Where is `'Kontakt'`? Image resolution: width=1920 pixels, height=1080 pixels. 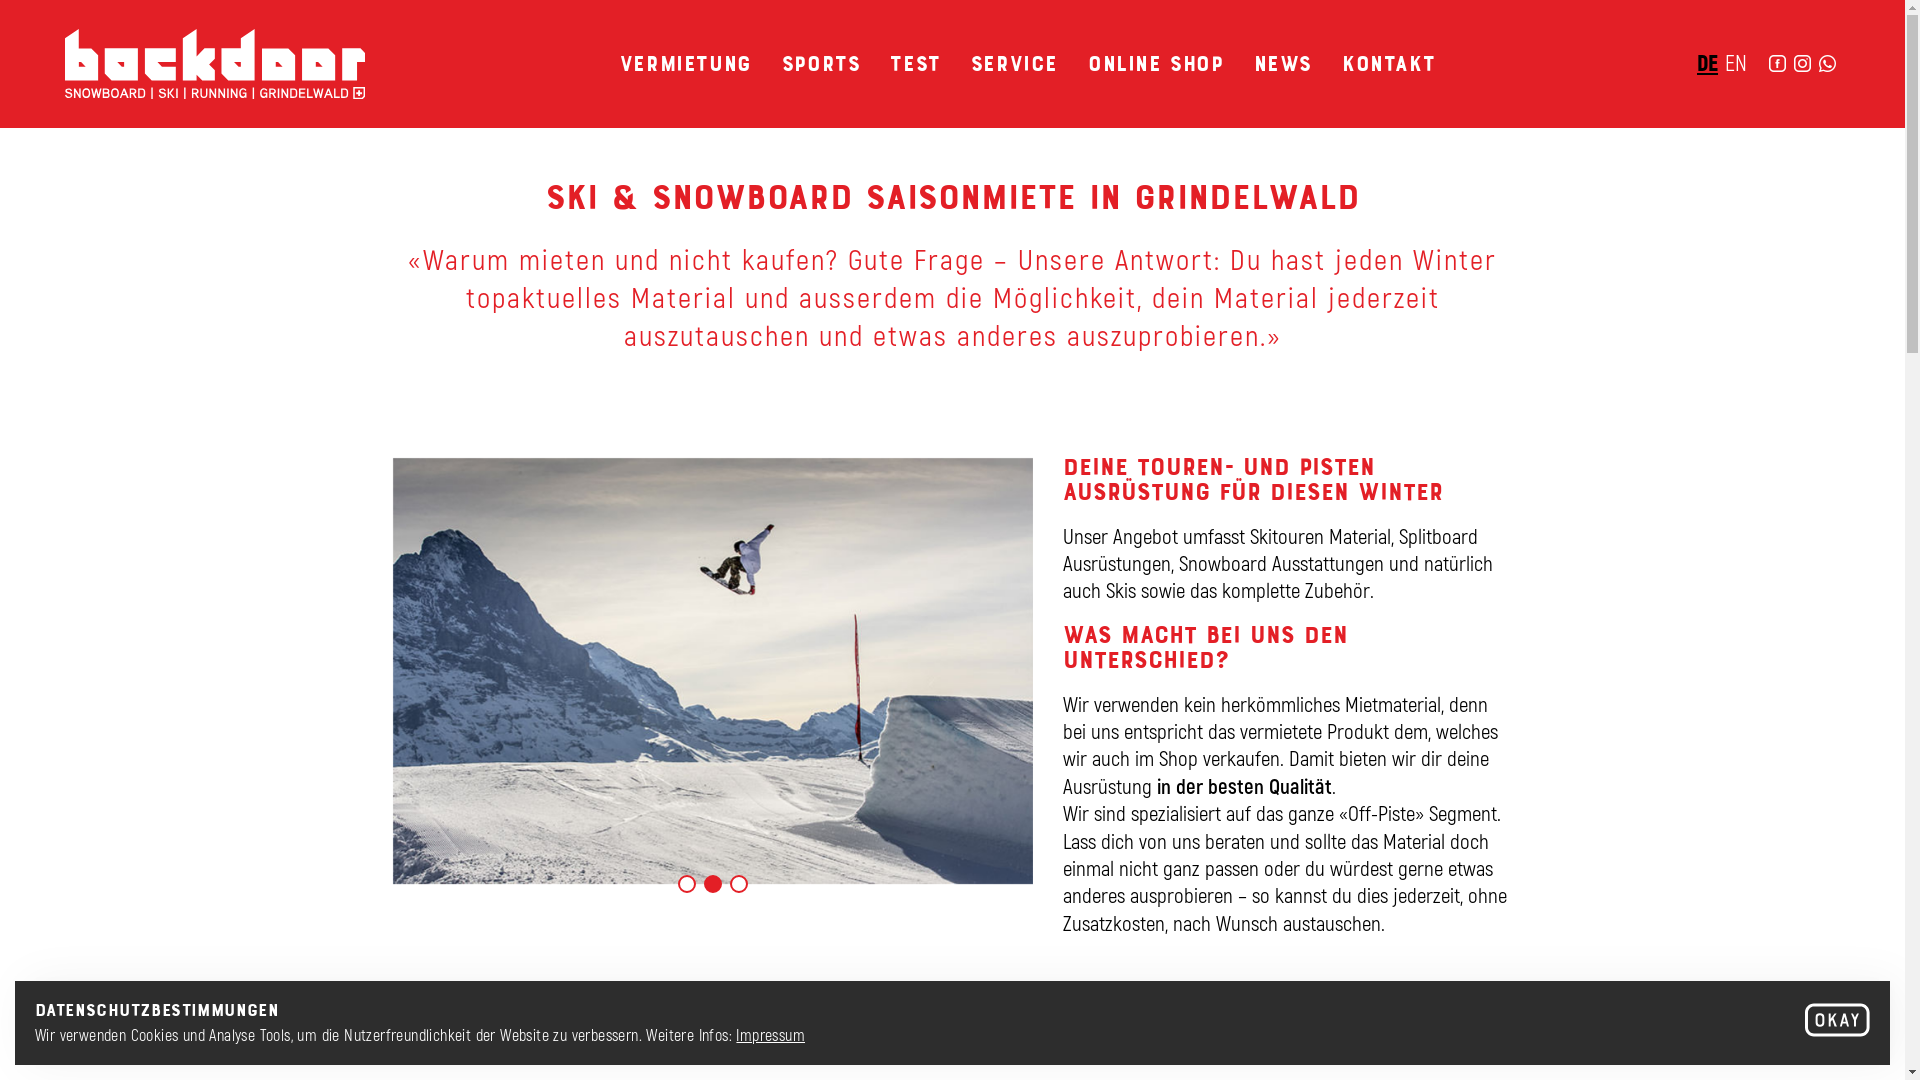 'Kontakt' is located at coordinates (1387, 60).